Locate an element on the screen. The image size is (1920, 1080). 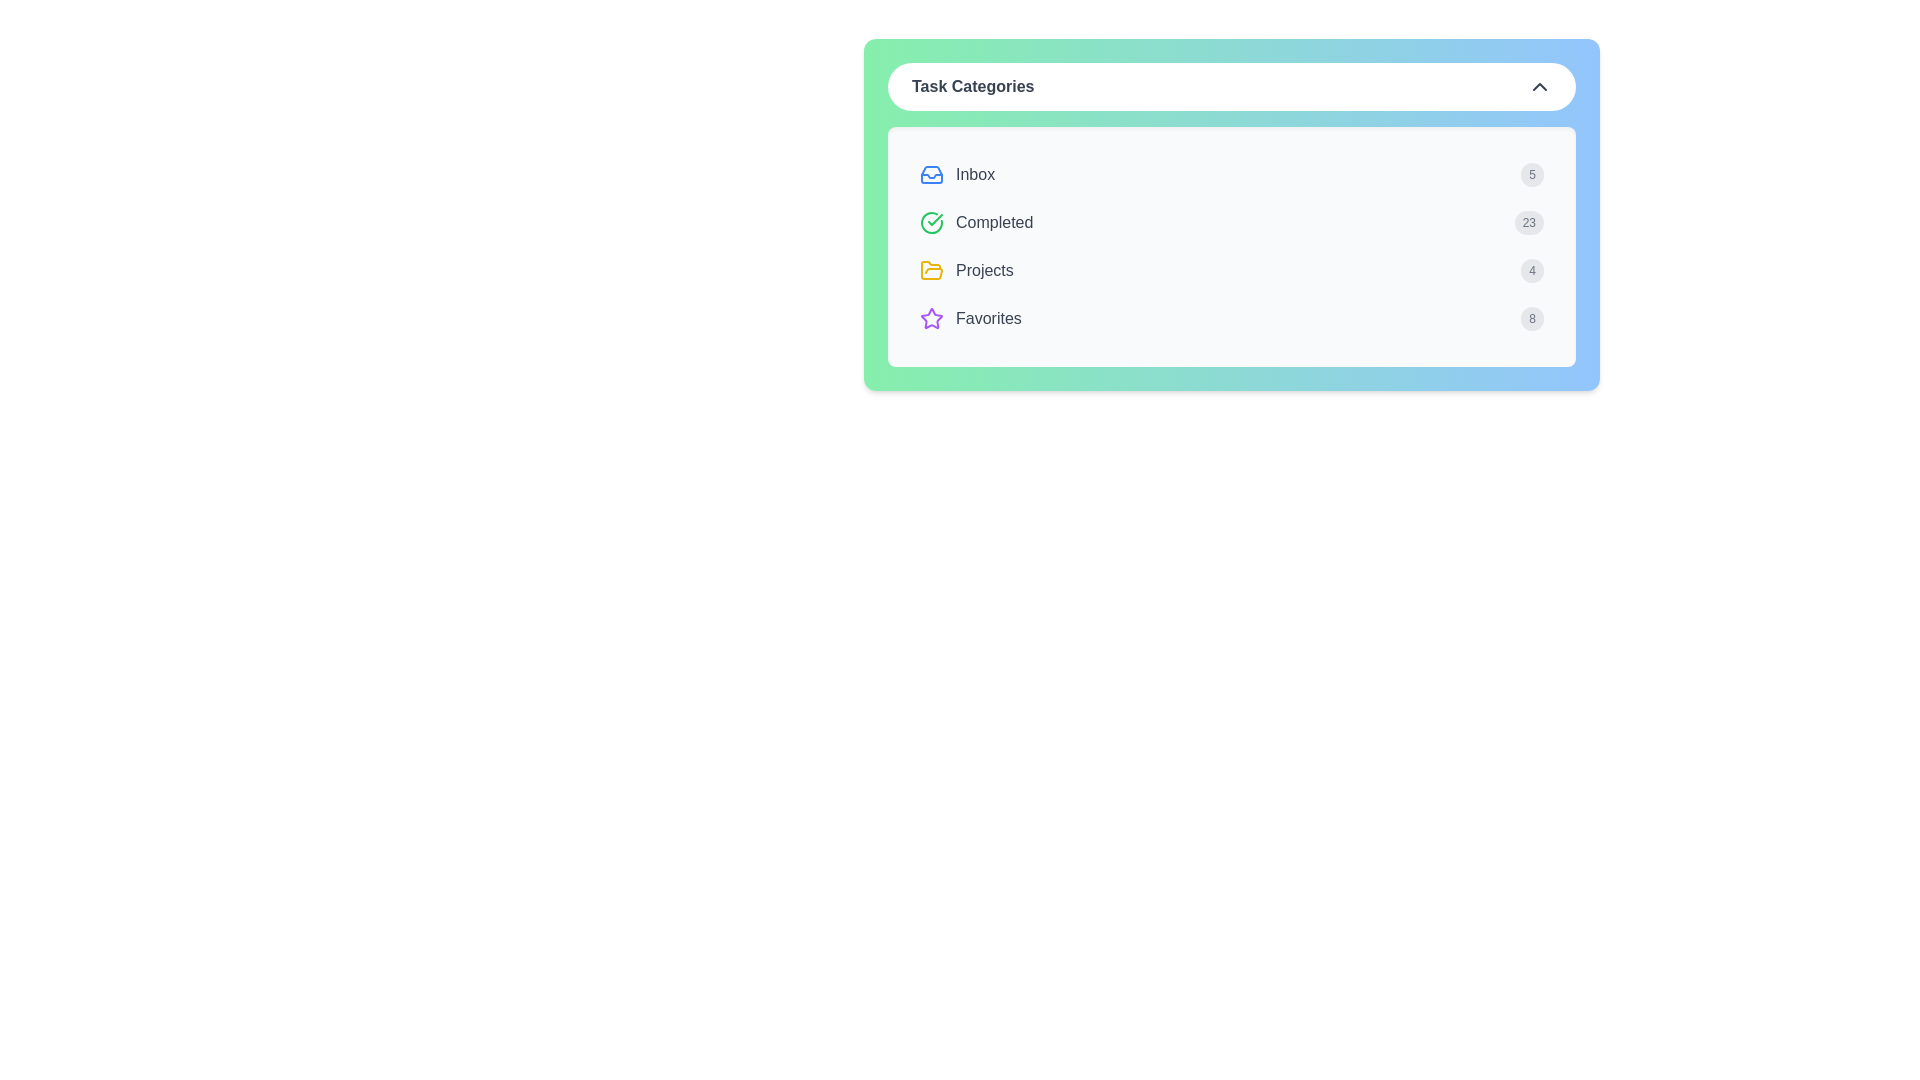
the navigational entry for the 'Projects' category, which is the third item in the vertical list under 'Task Categories' is located at coordinates (1231, 270).